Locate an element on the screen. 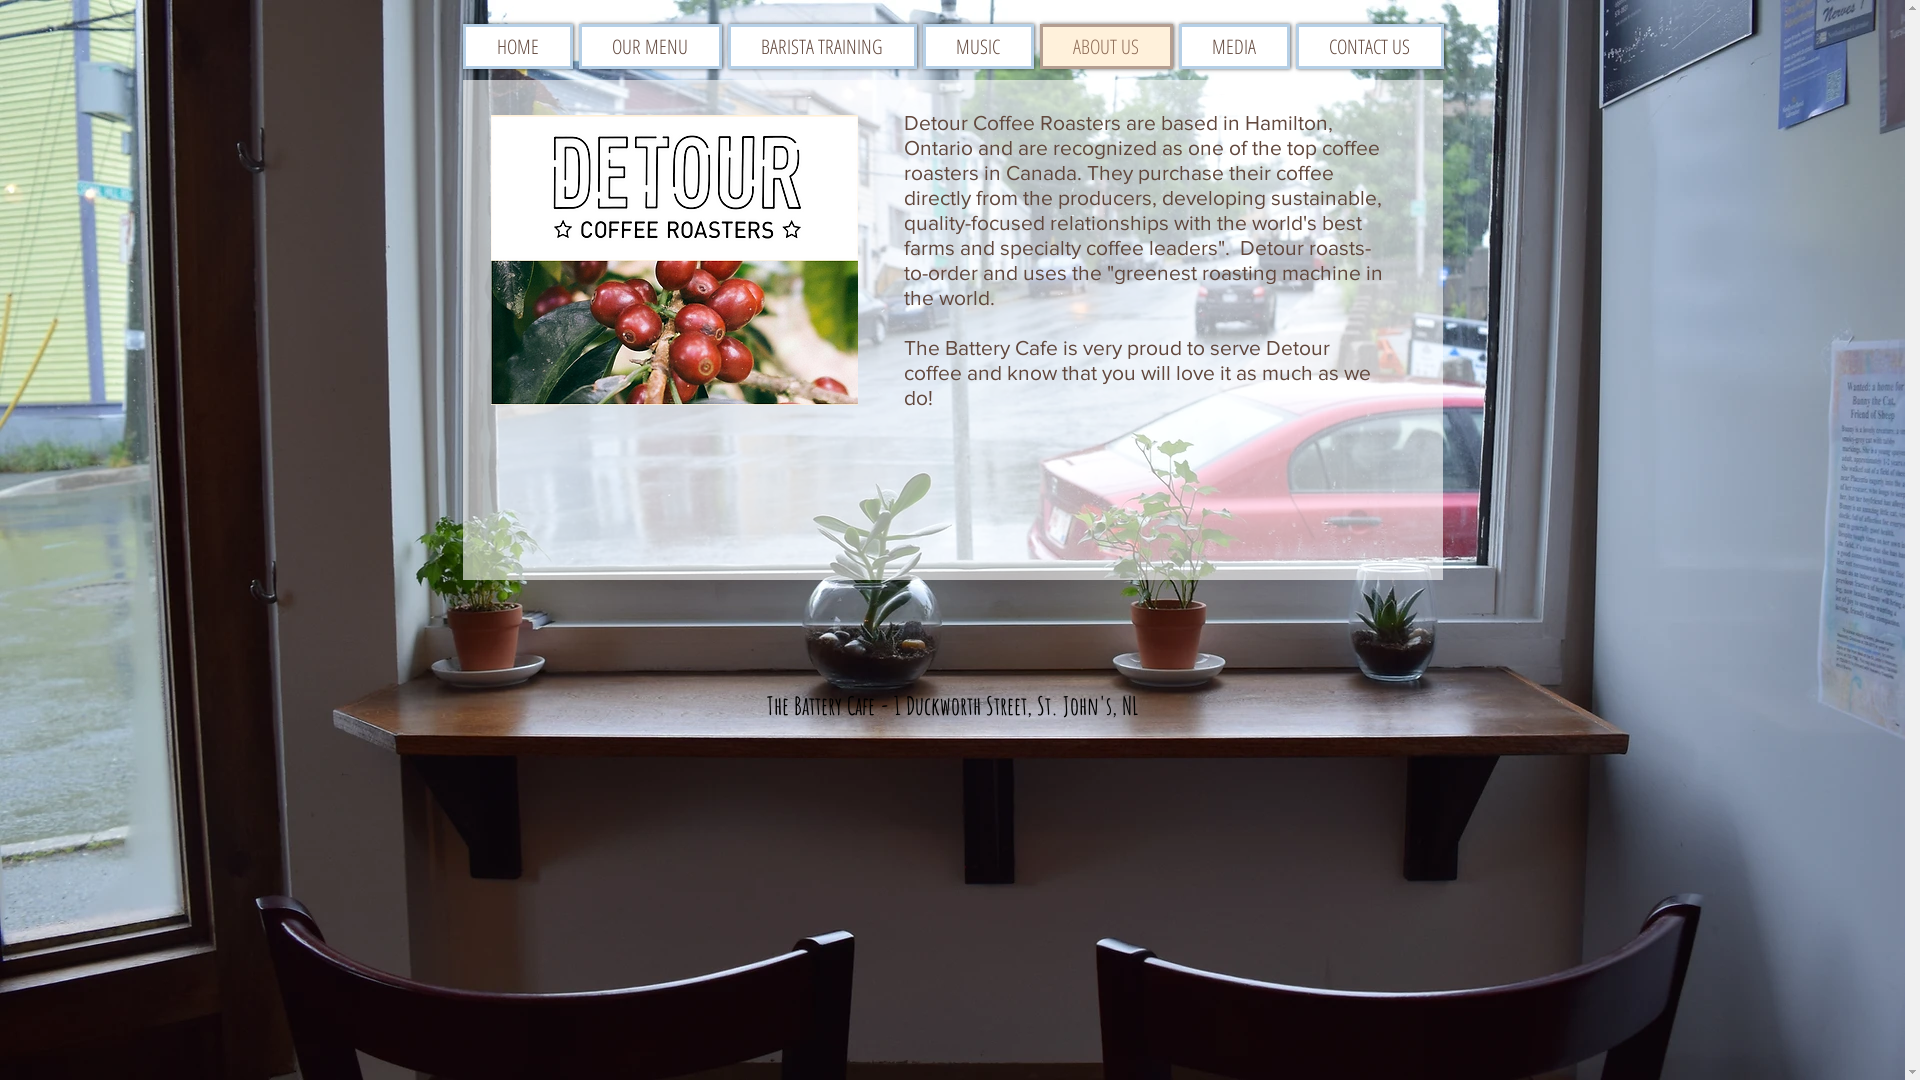  'MEDIA' is located at coordinates (1232, 45).